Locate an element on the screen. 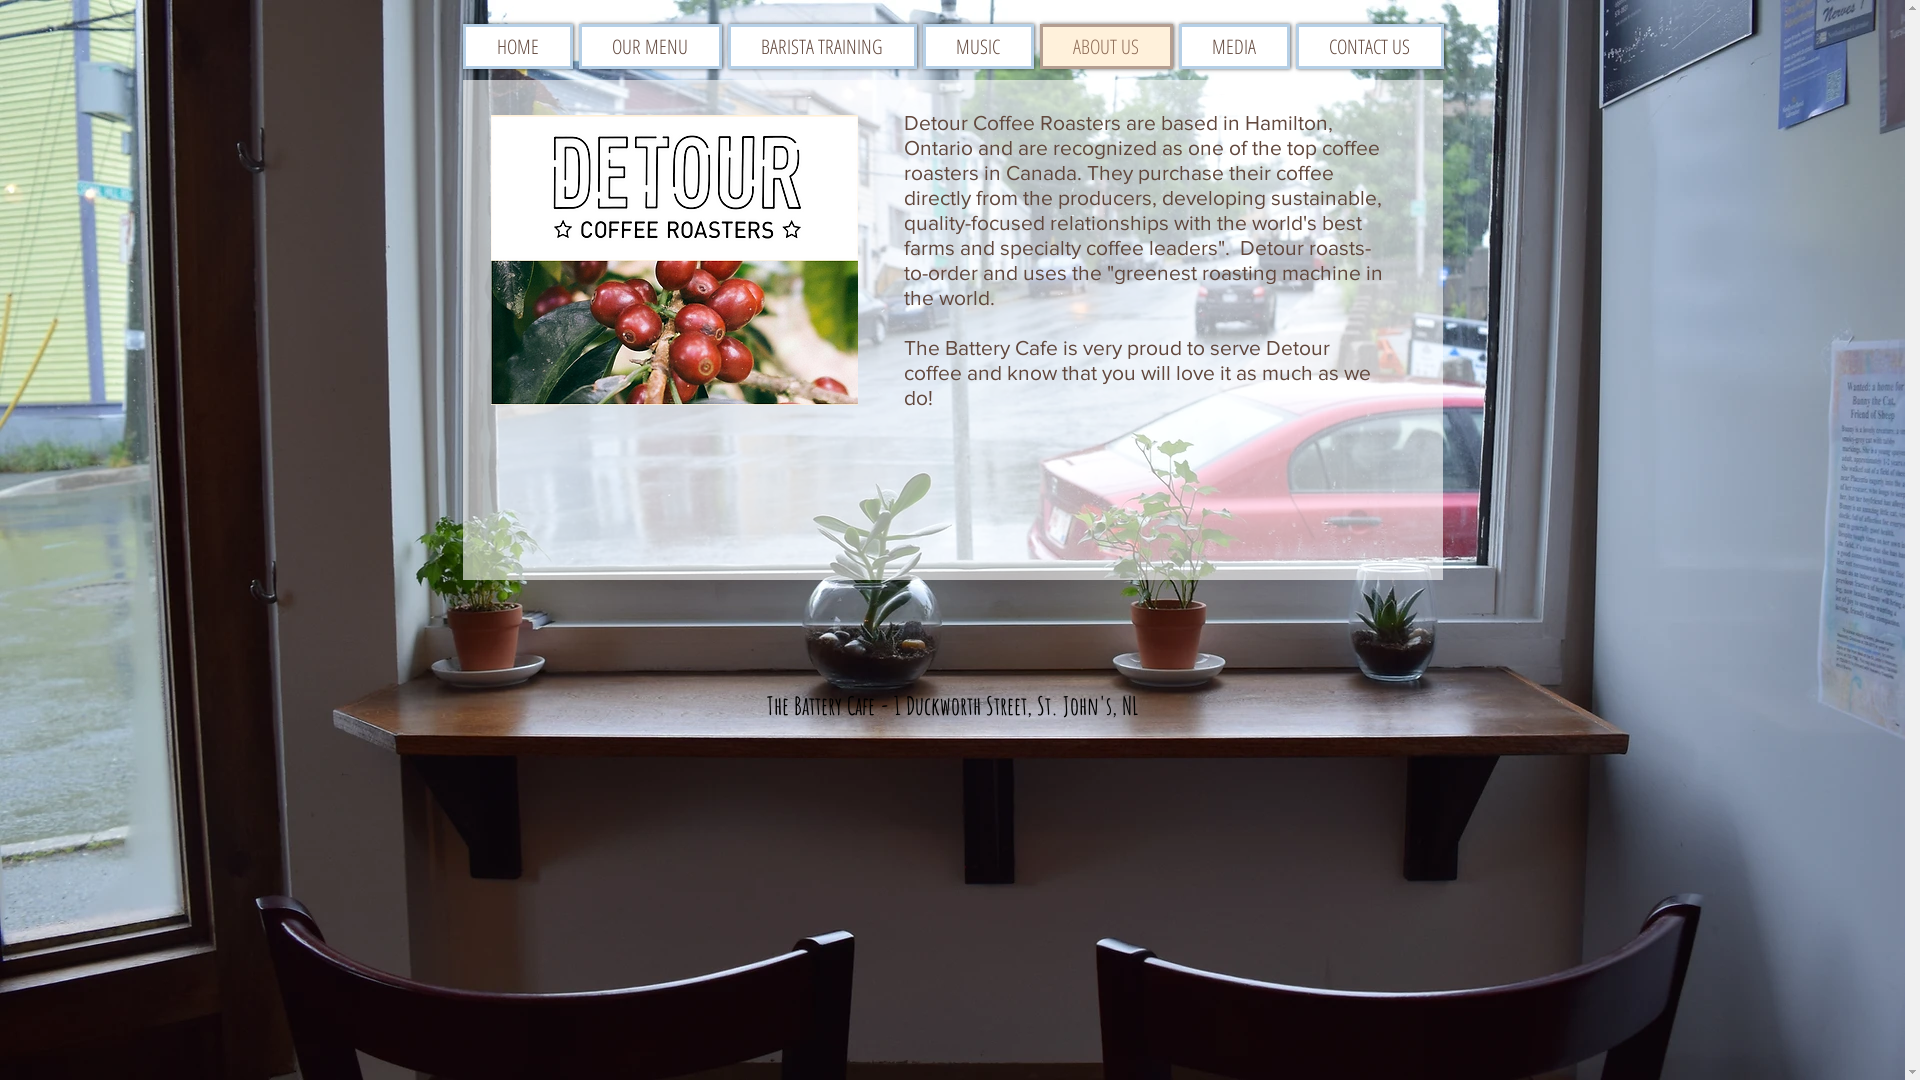  'MEDIA' is located at coordinates (1232, 45).